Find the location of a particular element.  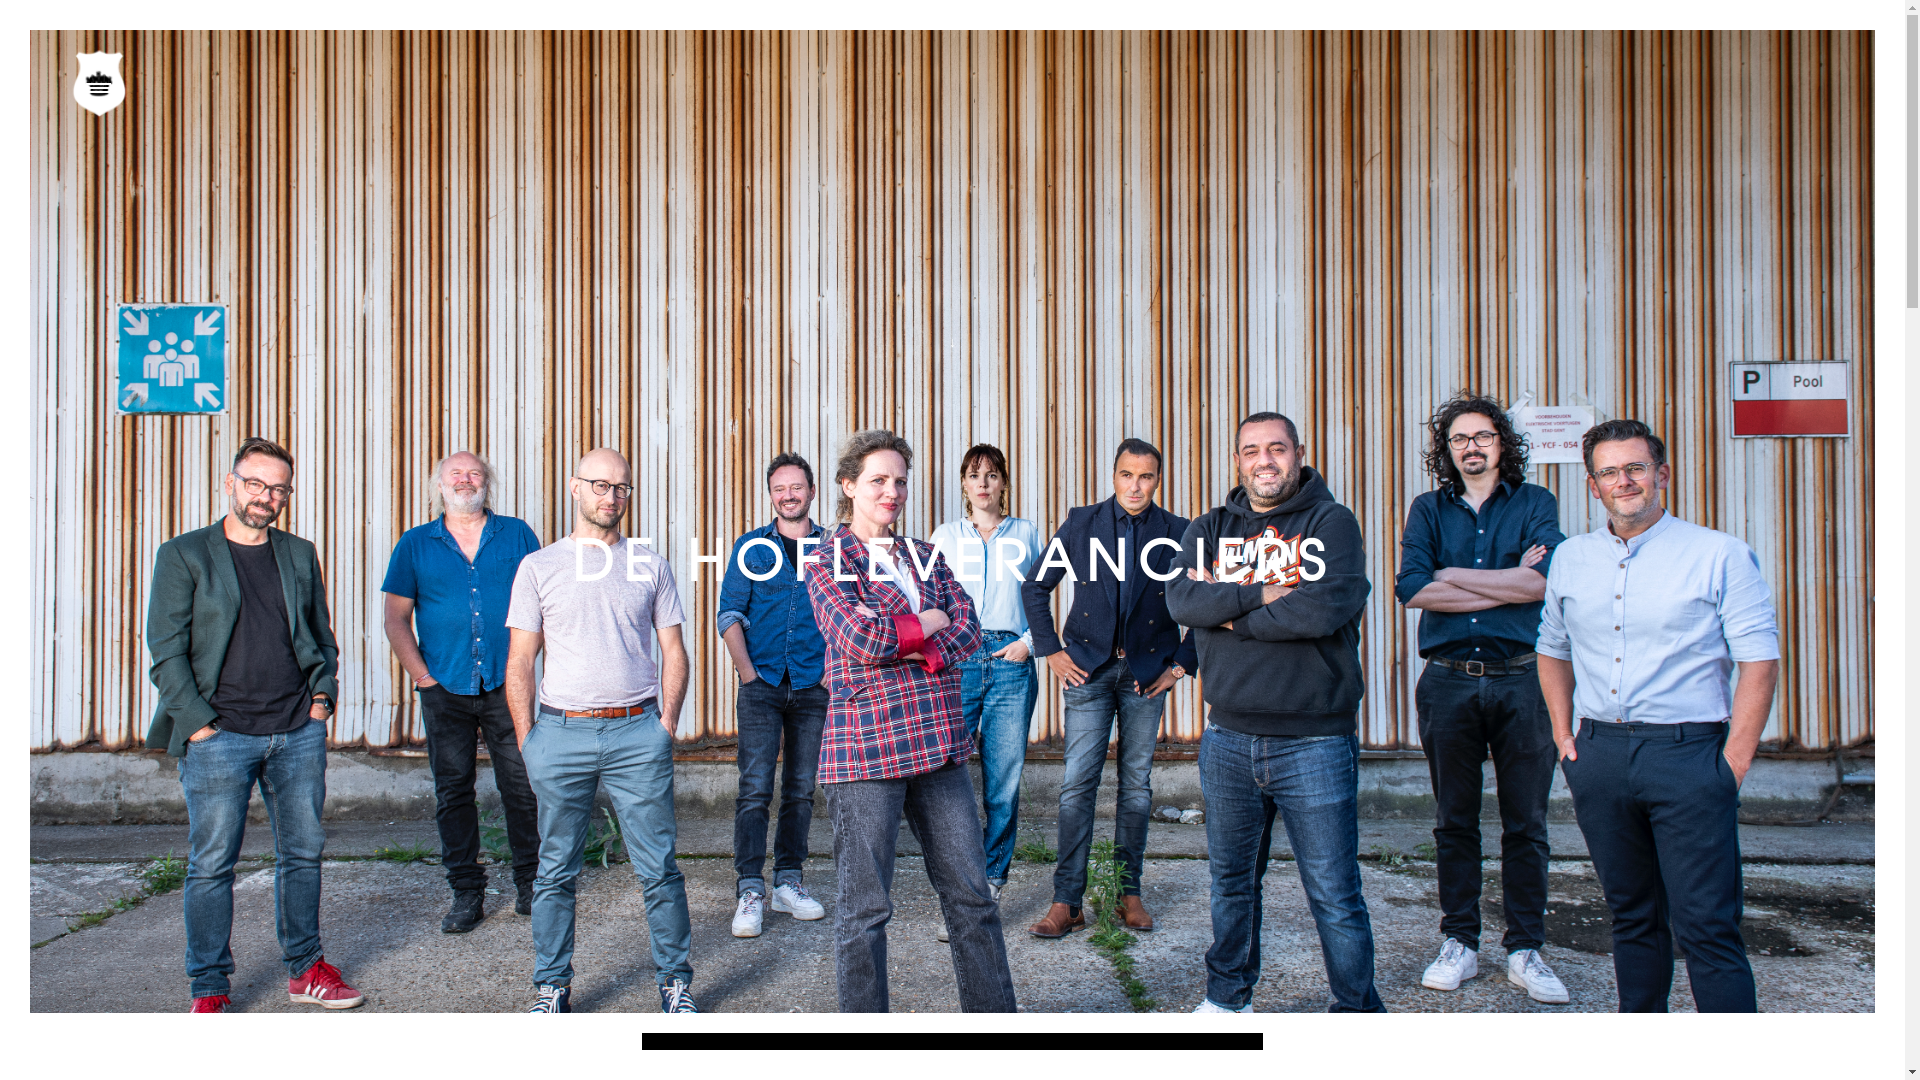

'menu' is located at coordinates (101, 86).